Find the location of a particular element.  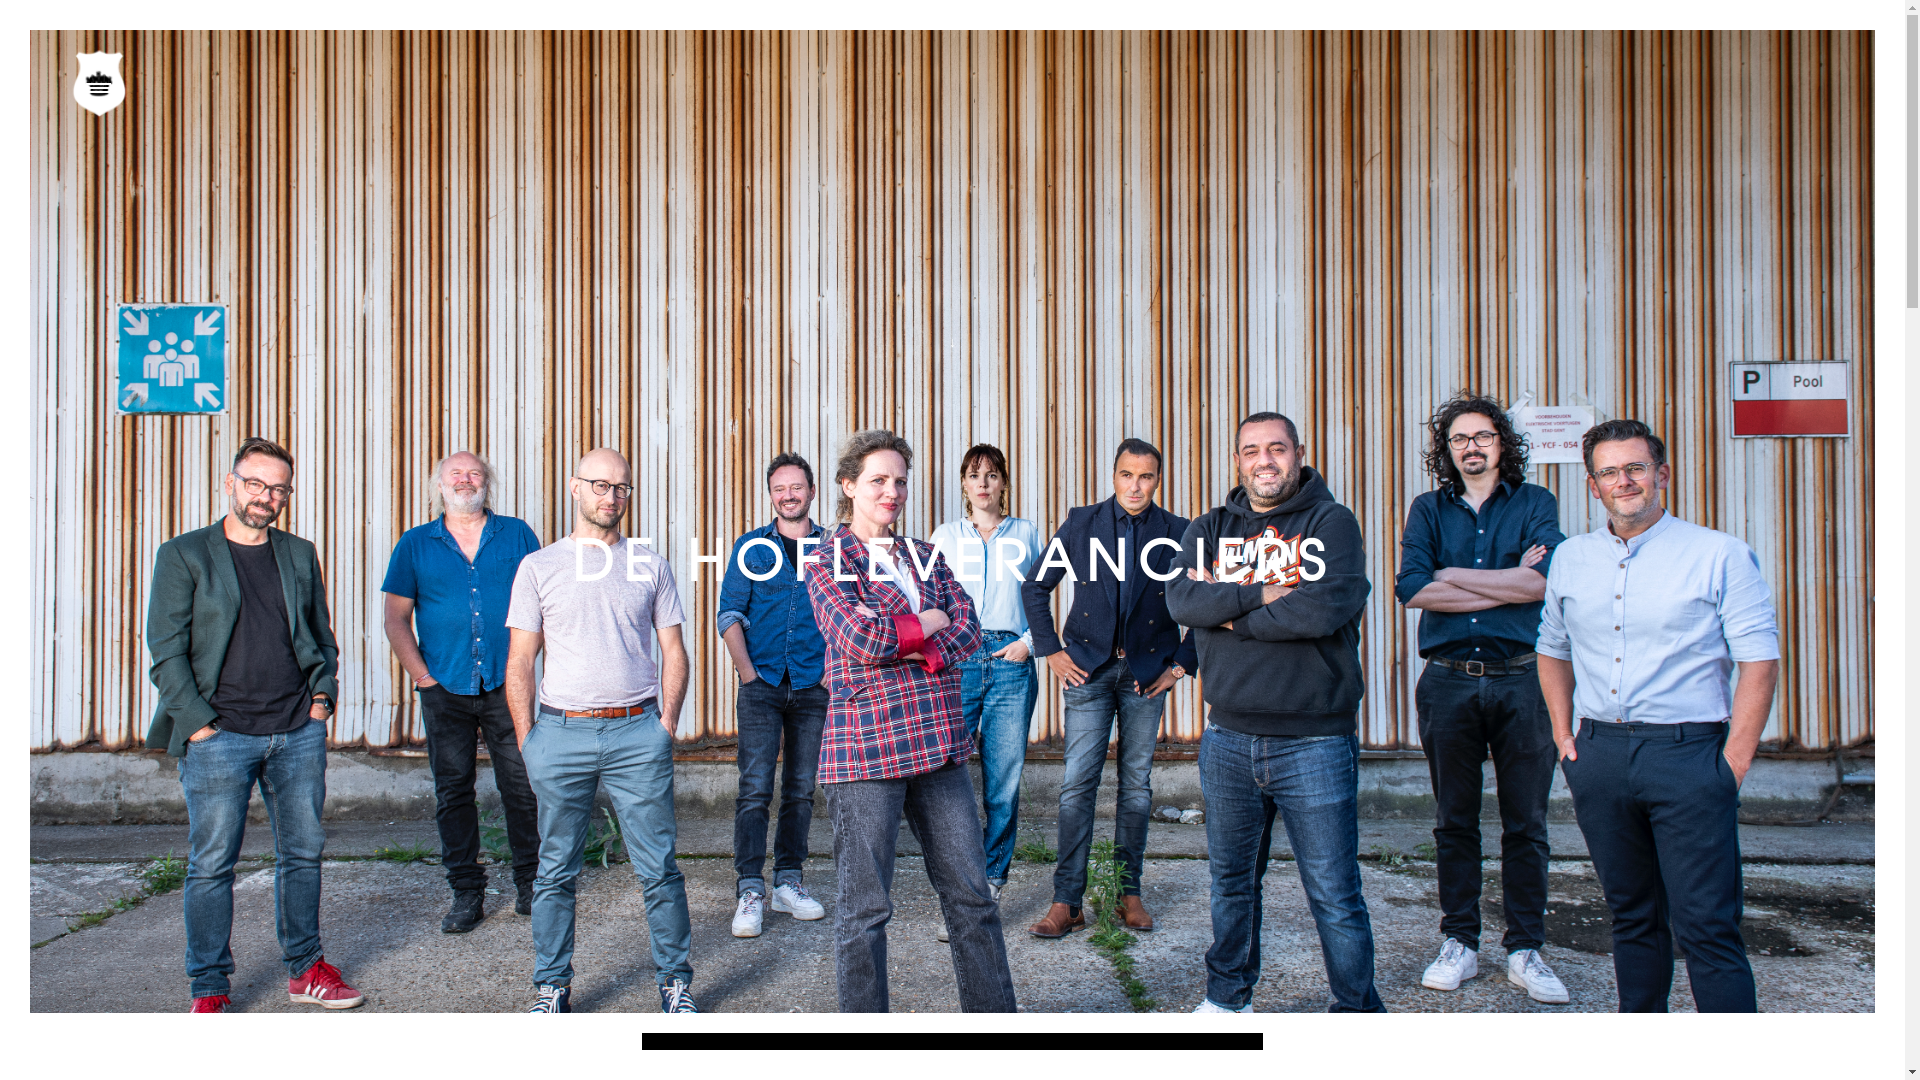

'menu' is located at coordinates (101, 86).